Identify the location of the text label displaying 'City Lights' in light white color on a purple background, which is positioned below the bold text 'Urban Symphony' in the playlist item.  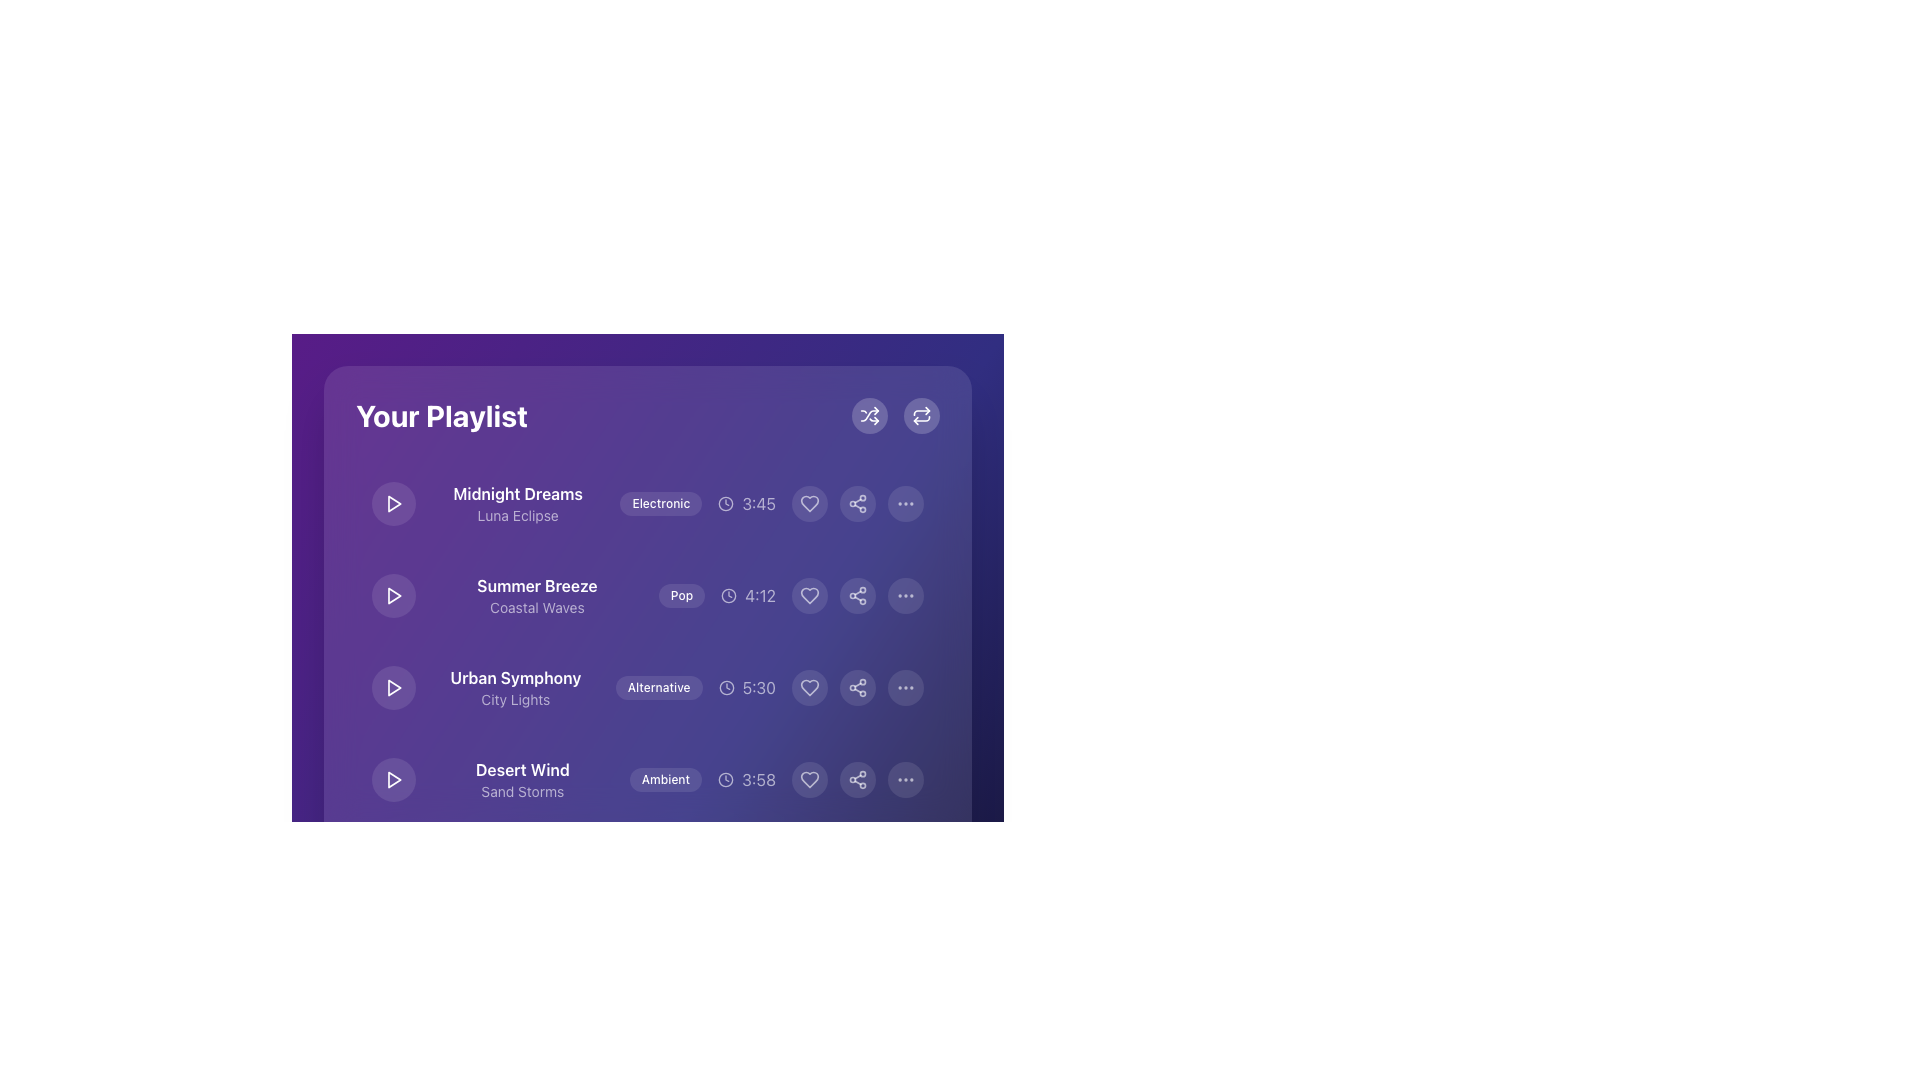
(515, 698).